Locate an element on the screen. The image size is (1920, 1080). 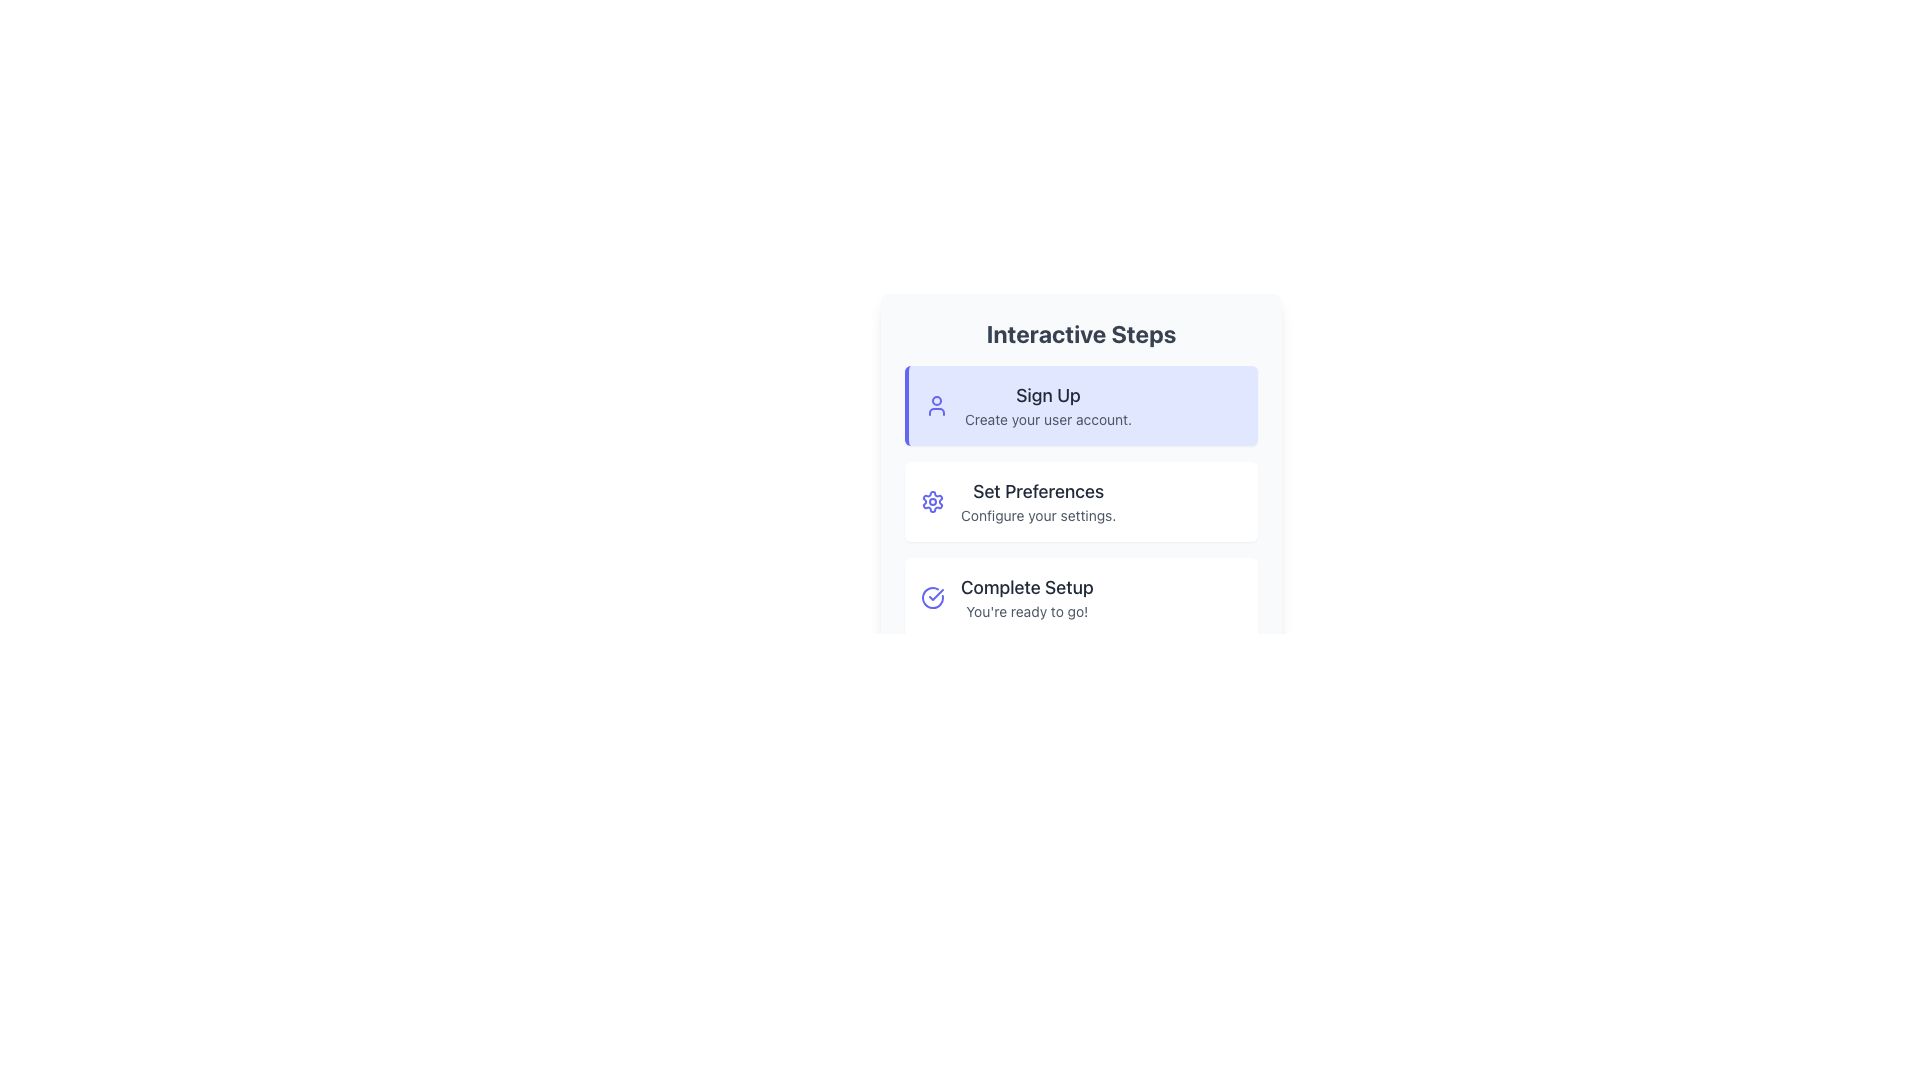
the checkmark icon that is part of the circular confirmation illustration, located near the 'Complete Setup' step is located at coordinates (935, 593).